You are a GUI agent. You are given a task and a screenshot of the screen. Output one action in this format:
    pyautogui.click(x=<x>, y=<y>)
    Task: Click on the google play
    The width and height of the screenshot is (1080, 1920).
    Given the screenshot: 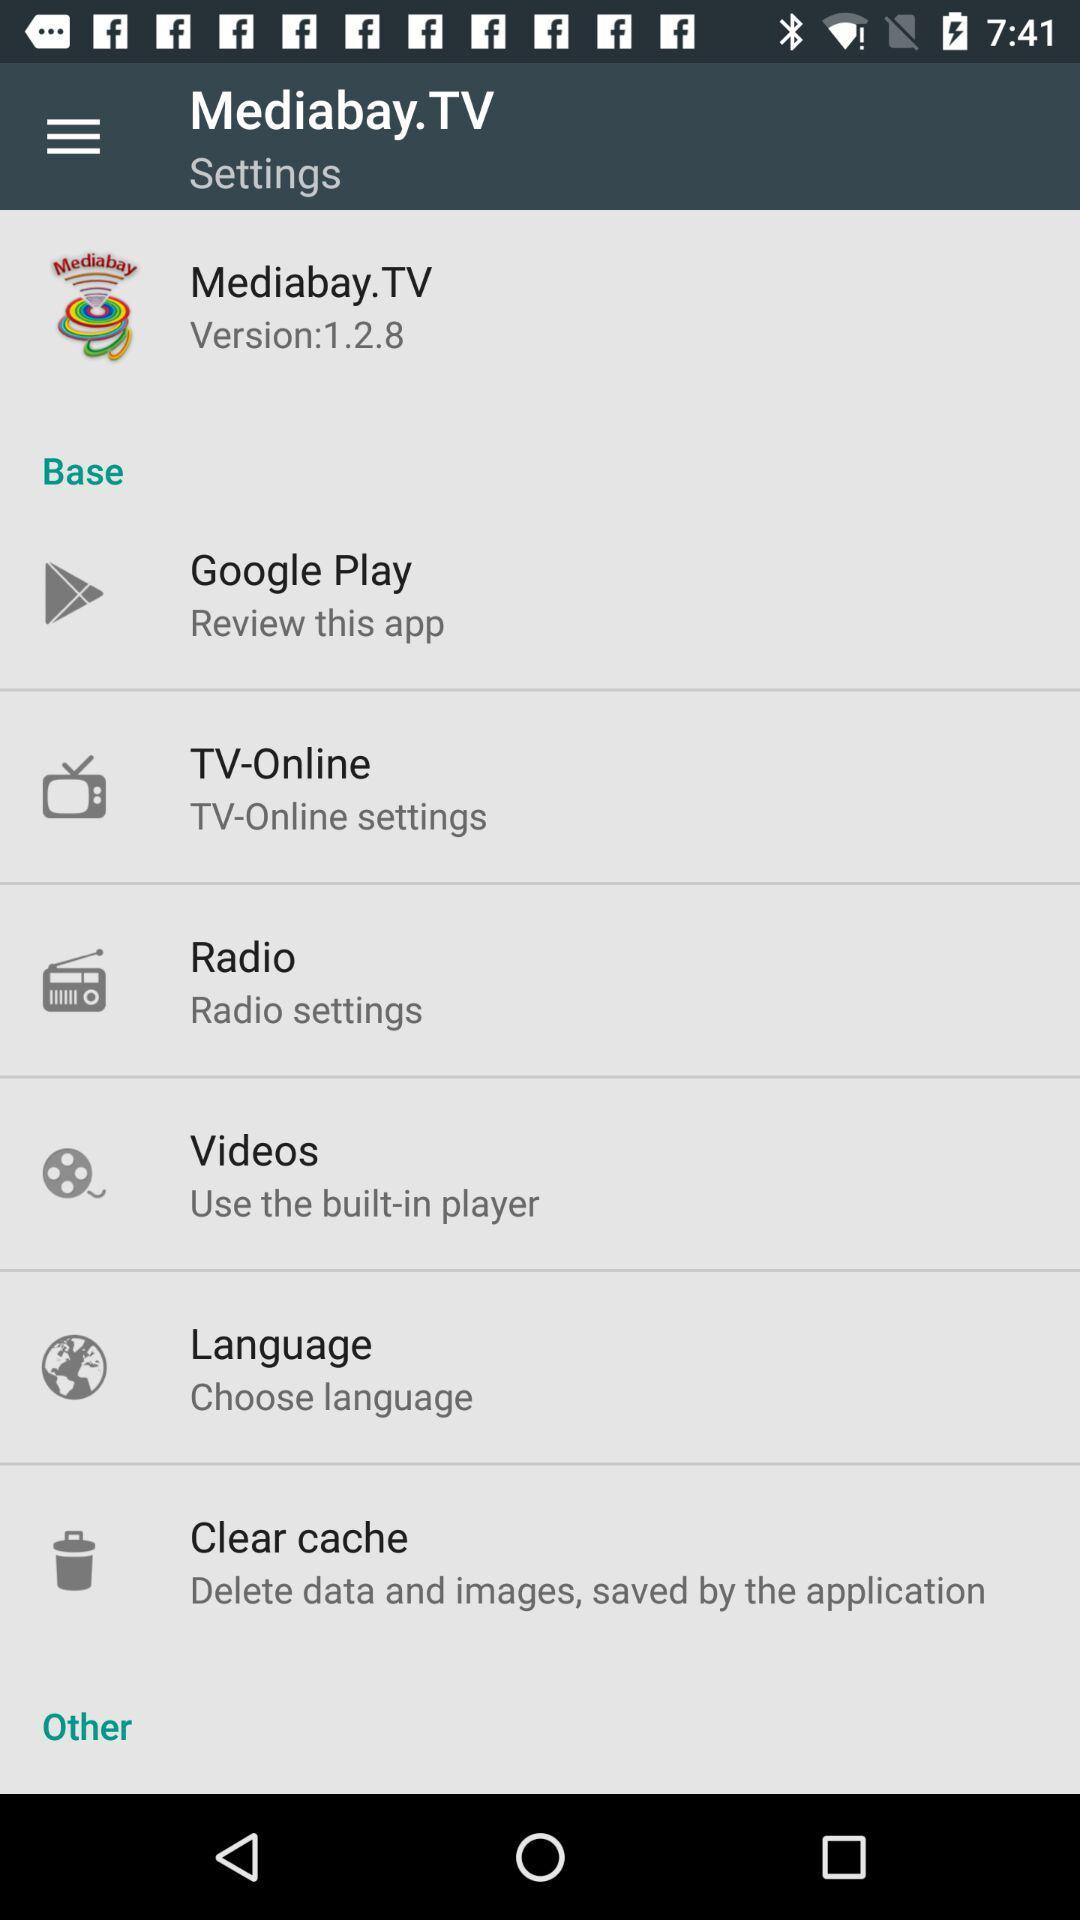 What is the action you would take?
    pyautogui.click(x=301, y=567)
    